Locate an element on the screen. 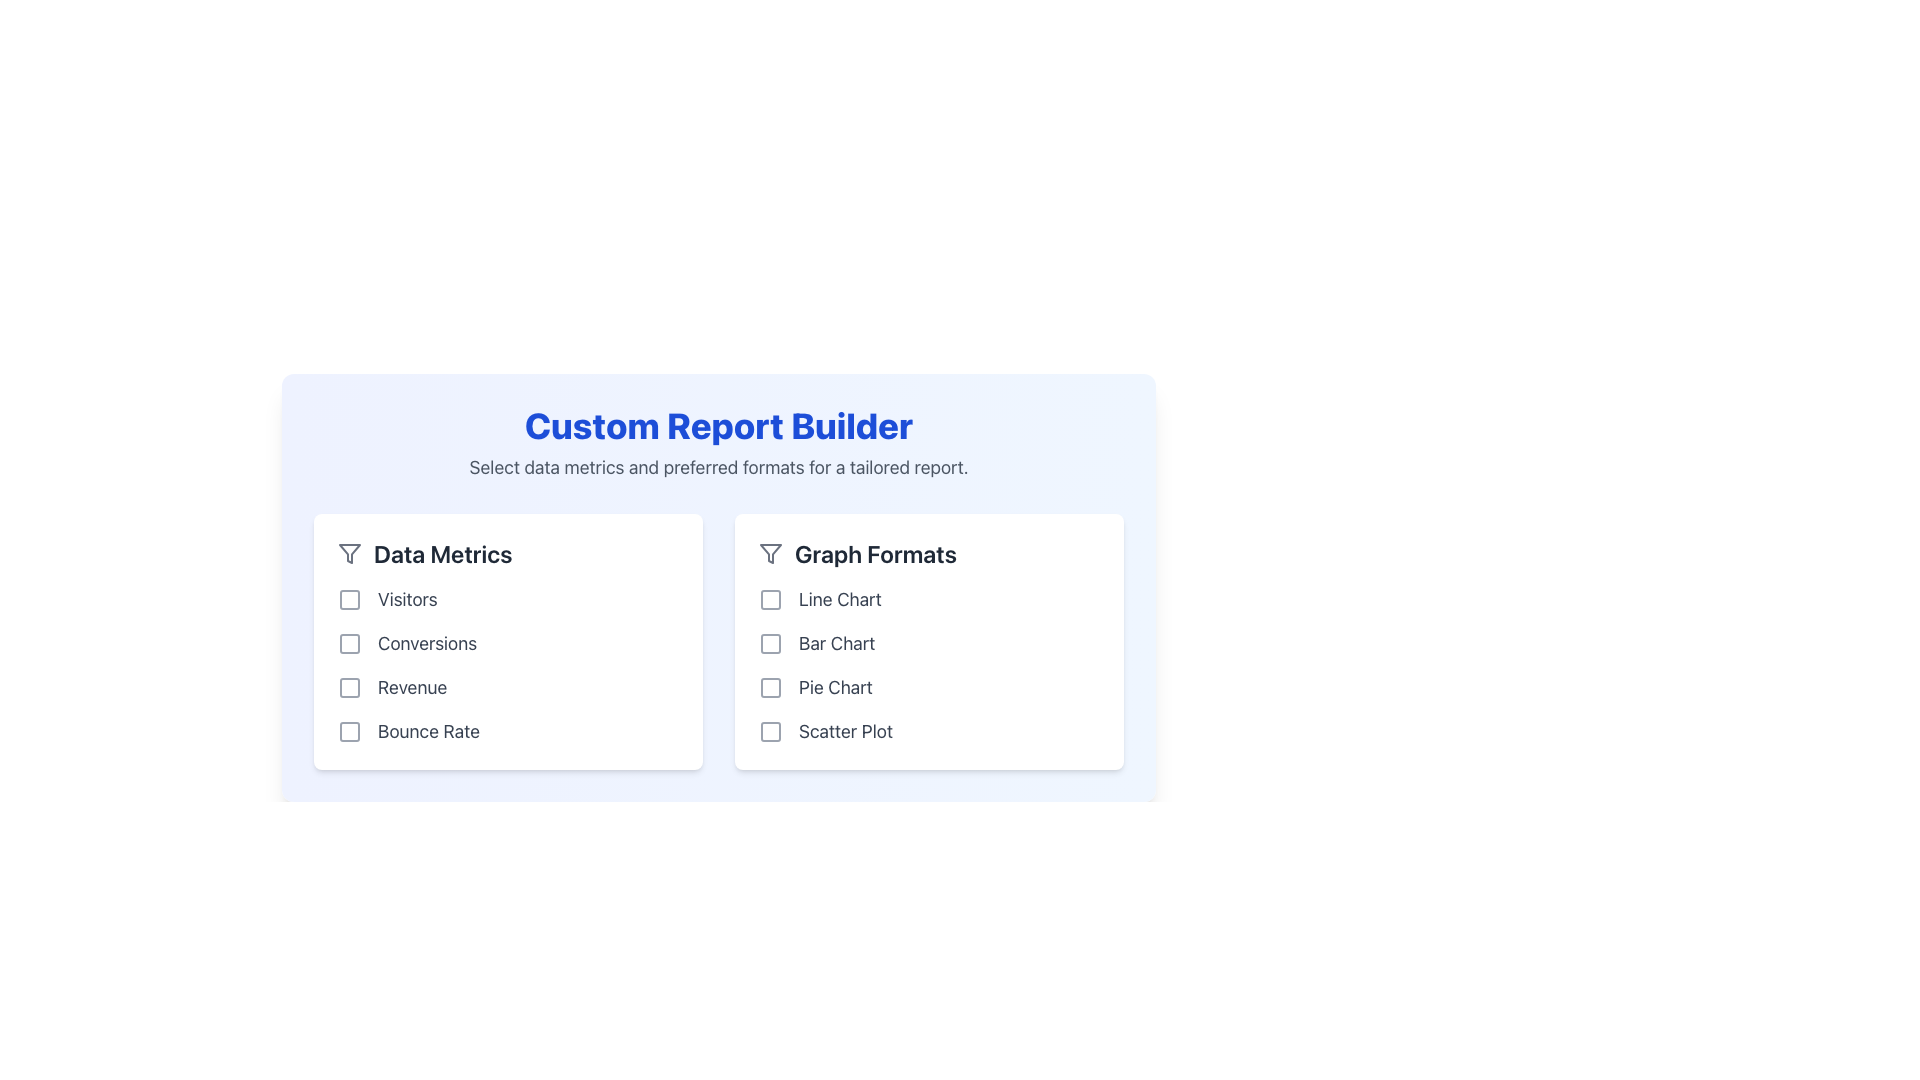 This screenshot has width=1920, height=1080. the 'Conversions' checkbox located in the 'Data Metrics' category of the 'Custom Report Builder' interface is located at coordinates (508, 644).